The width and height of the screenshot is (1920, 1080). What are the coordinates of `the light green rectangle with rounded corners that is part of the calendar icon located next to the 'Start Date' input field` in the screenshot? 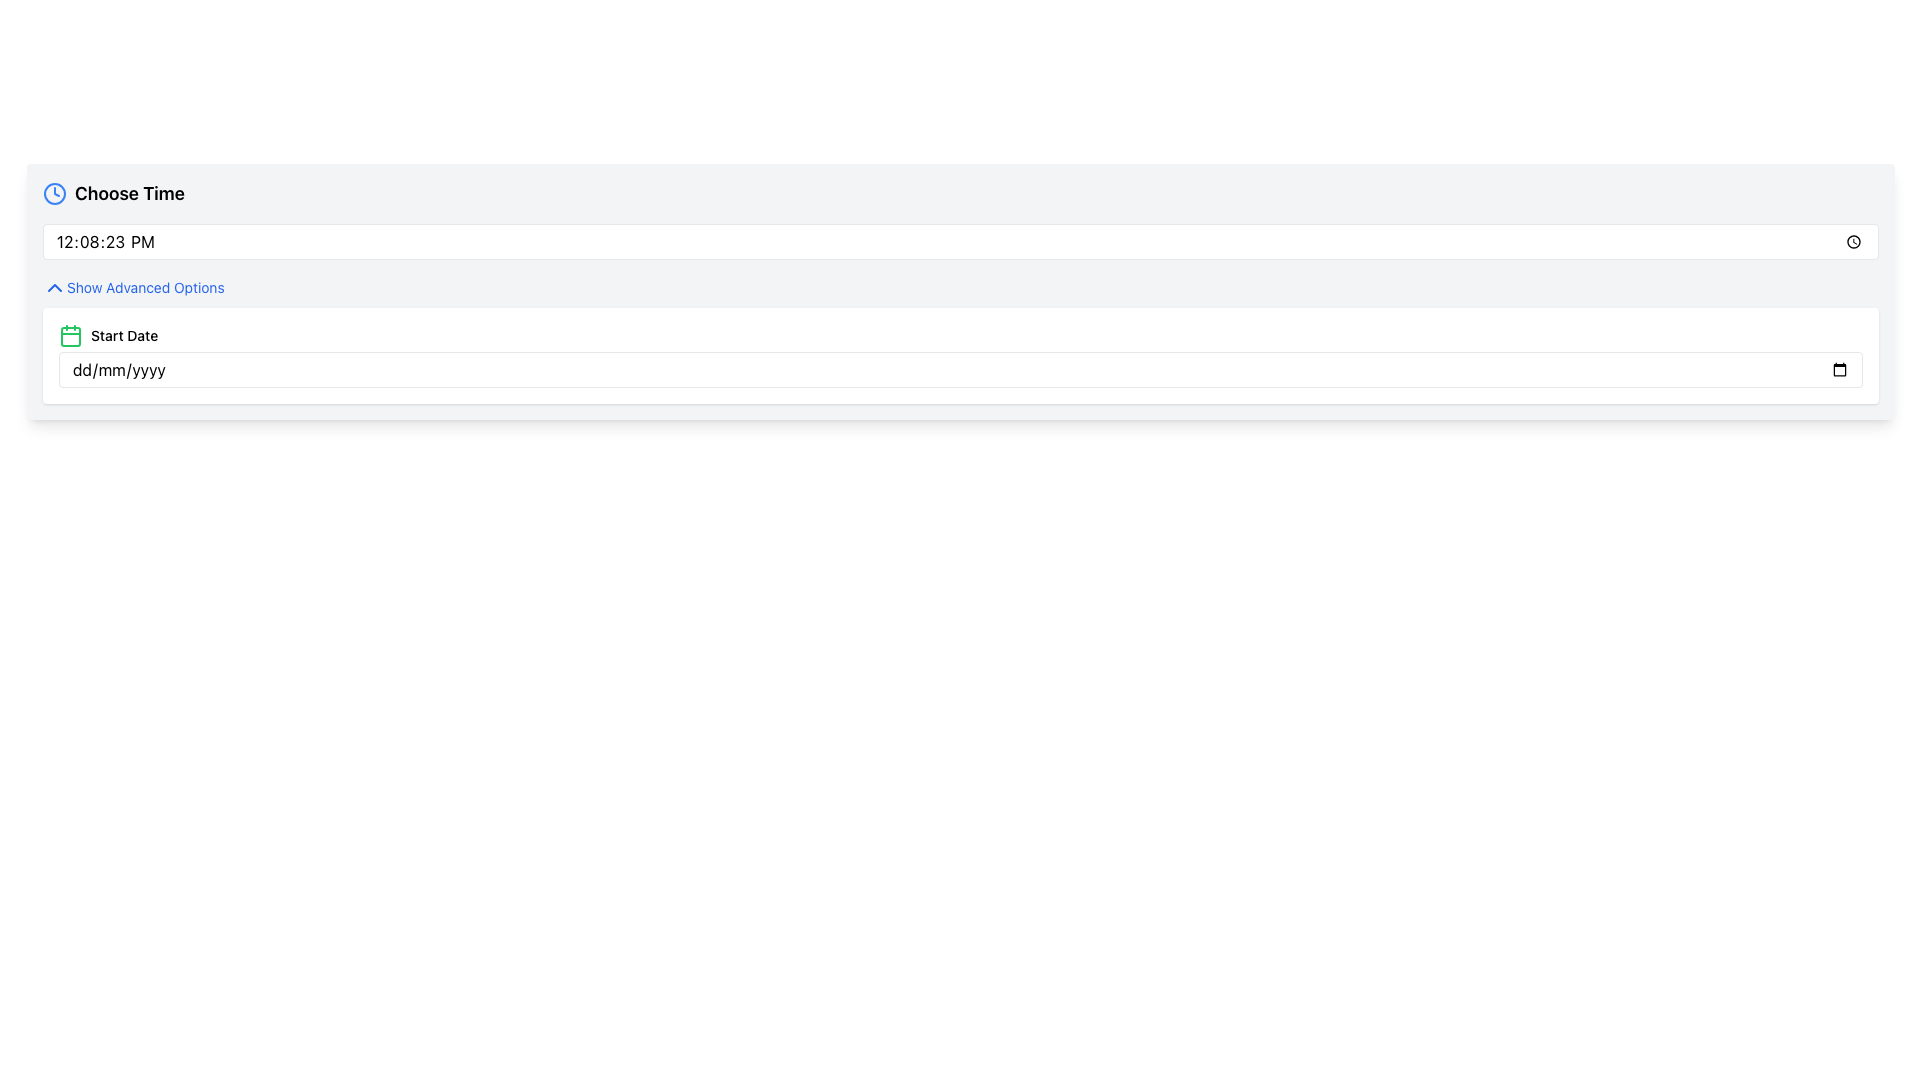 It's located at (71, 335).